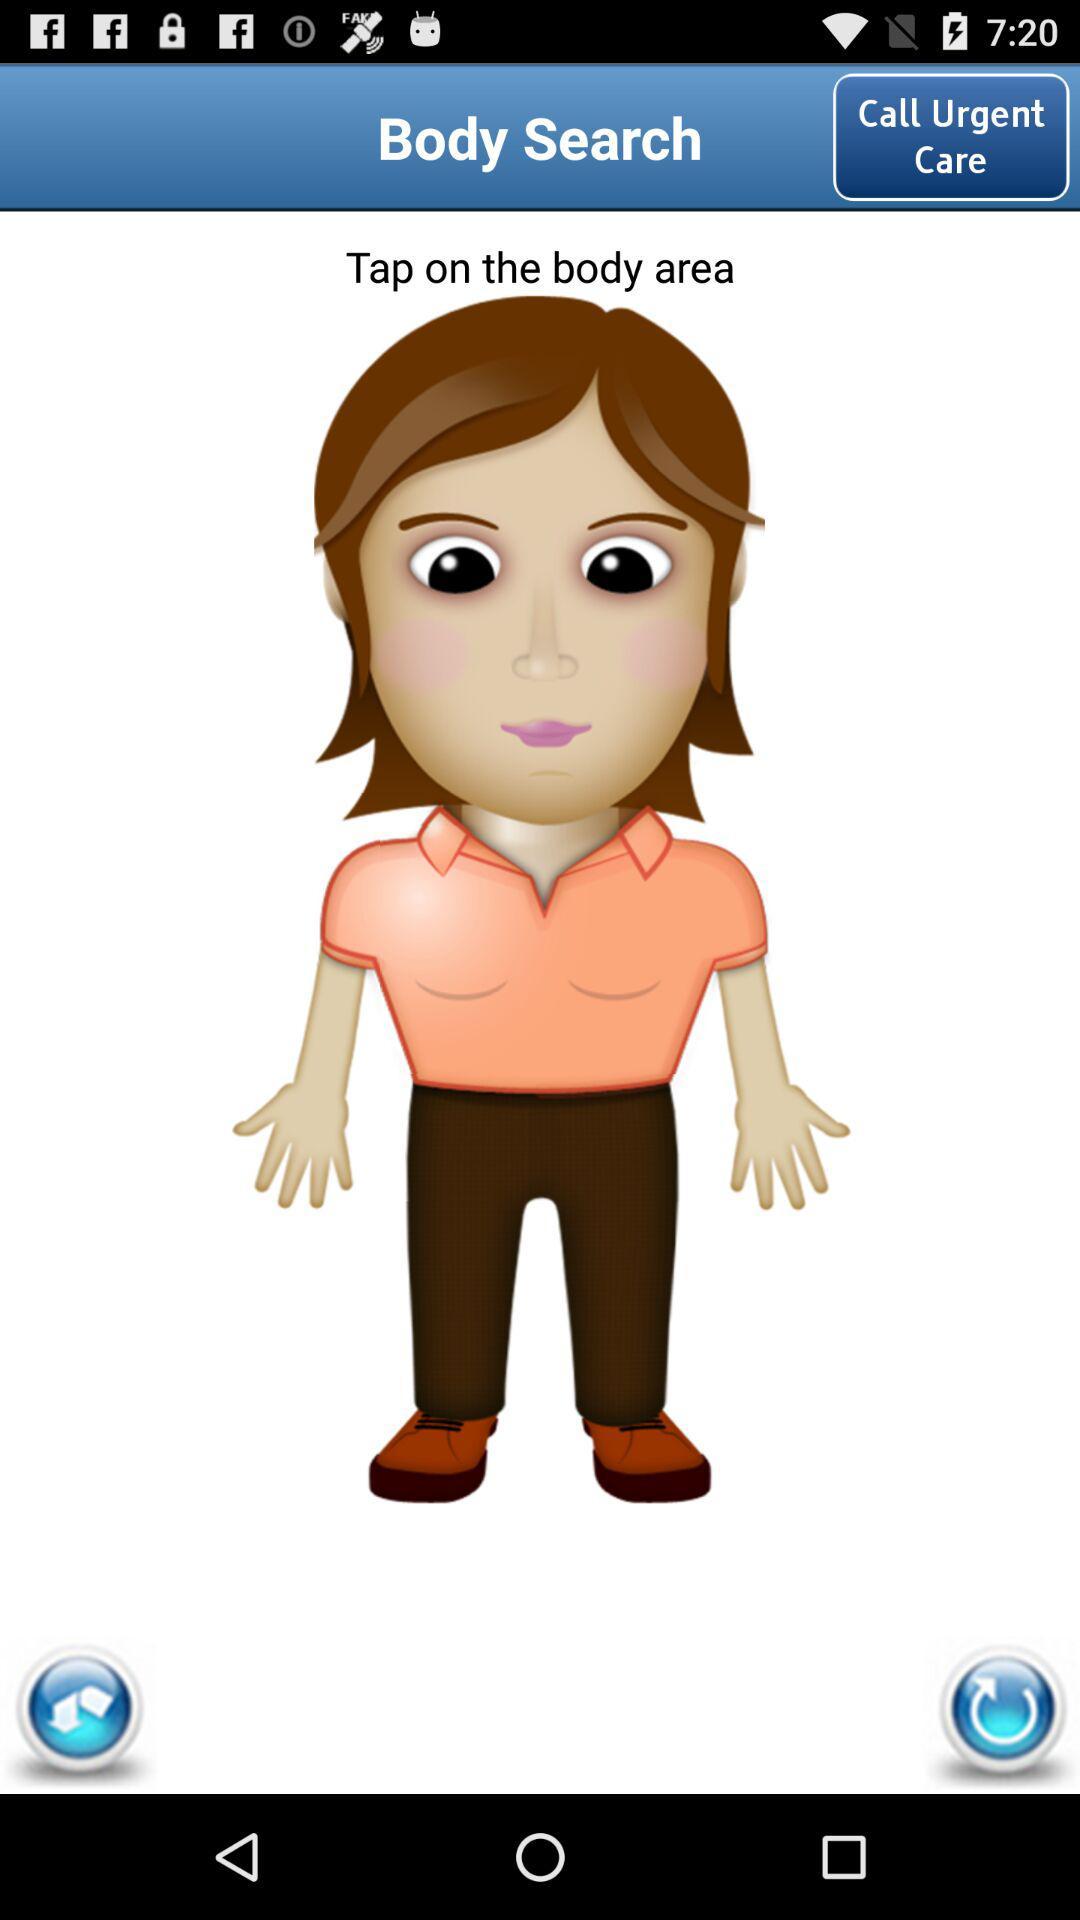  I want to click on legs and feet, so click(540, 1353).